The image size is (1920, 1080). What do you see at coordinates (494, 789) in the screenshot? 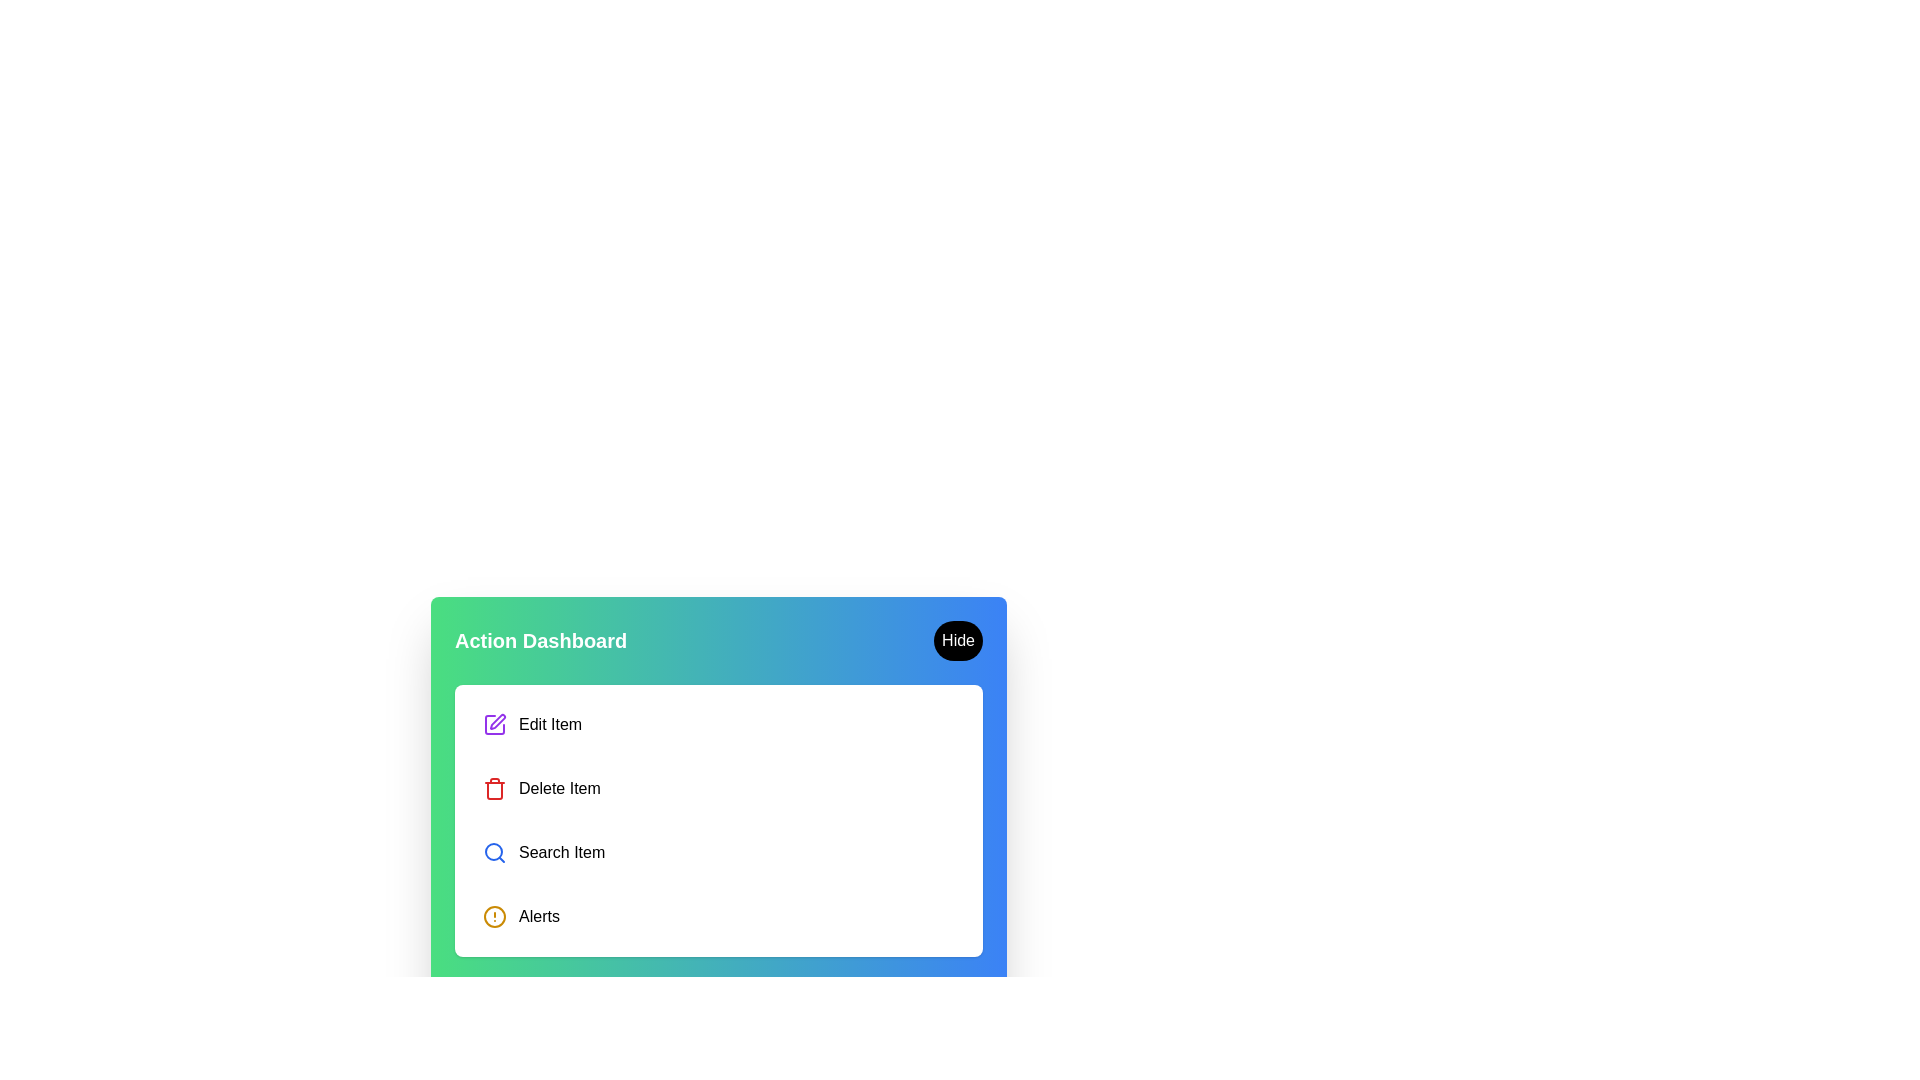
I see `the trash can icon, which represents the deletion action in the vertical list of actions` at bounding box center [494, 789].